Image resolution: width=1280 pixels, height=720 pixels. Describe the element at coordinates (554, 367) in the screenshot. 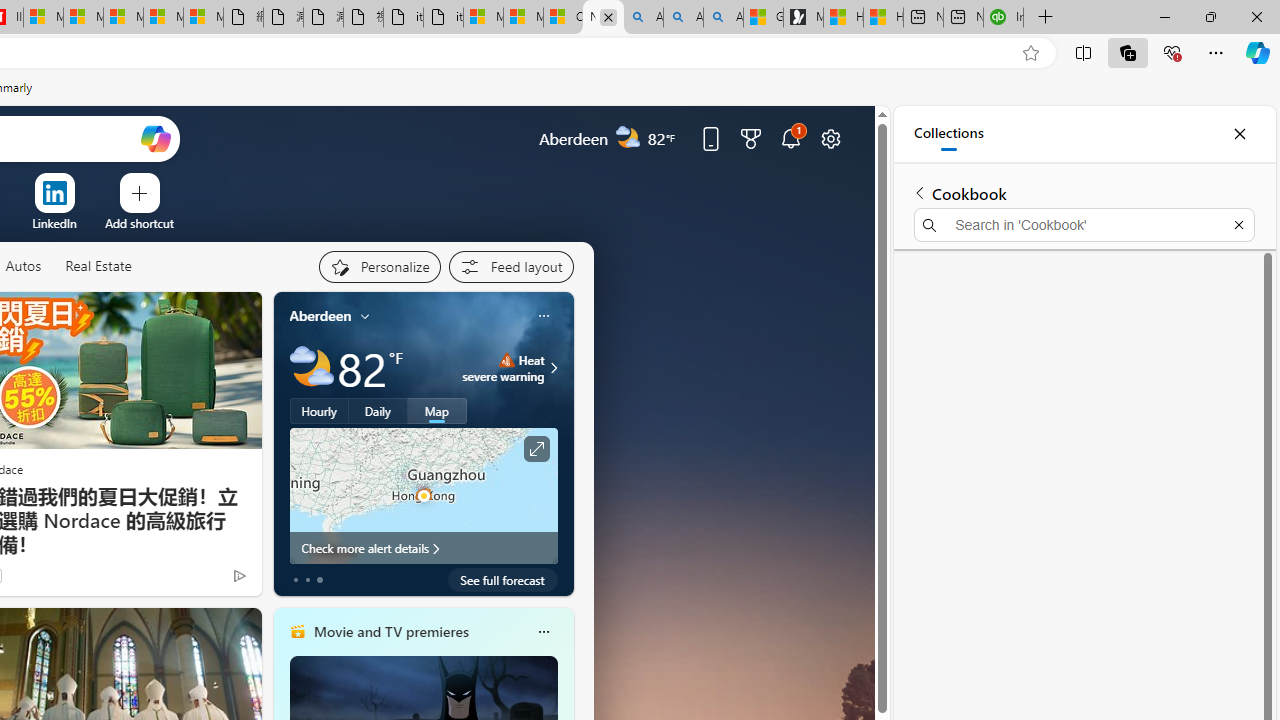

I see `'Class: weather-arrow-glyph'` at that location.